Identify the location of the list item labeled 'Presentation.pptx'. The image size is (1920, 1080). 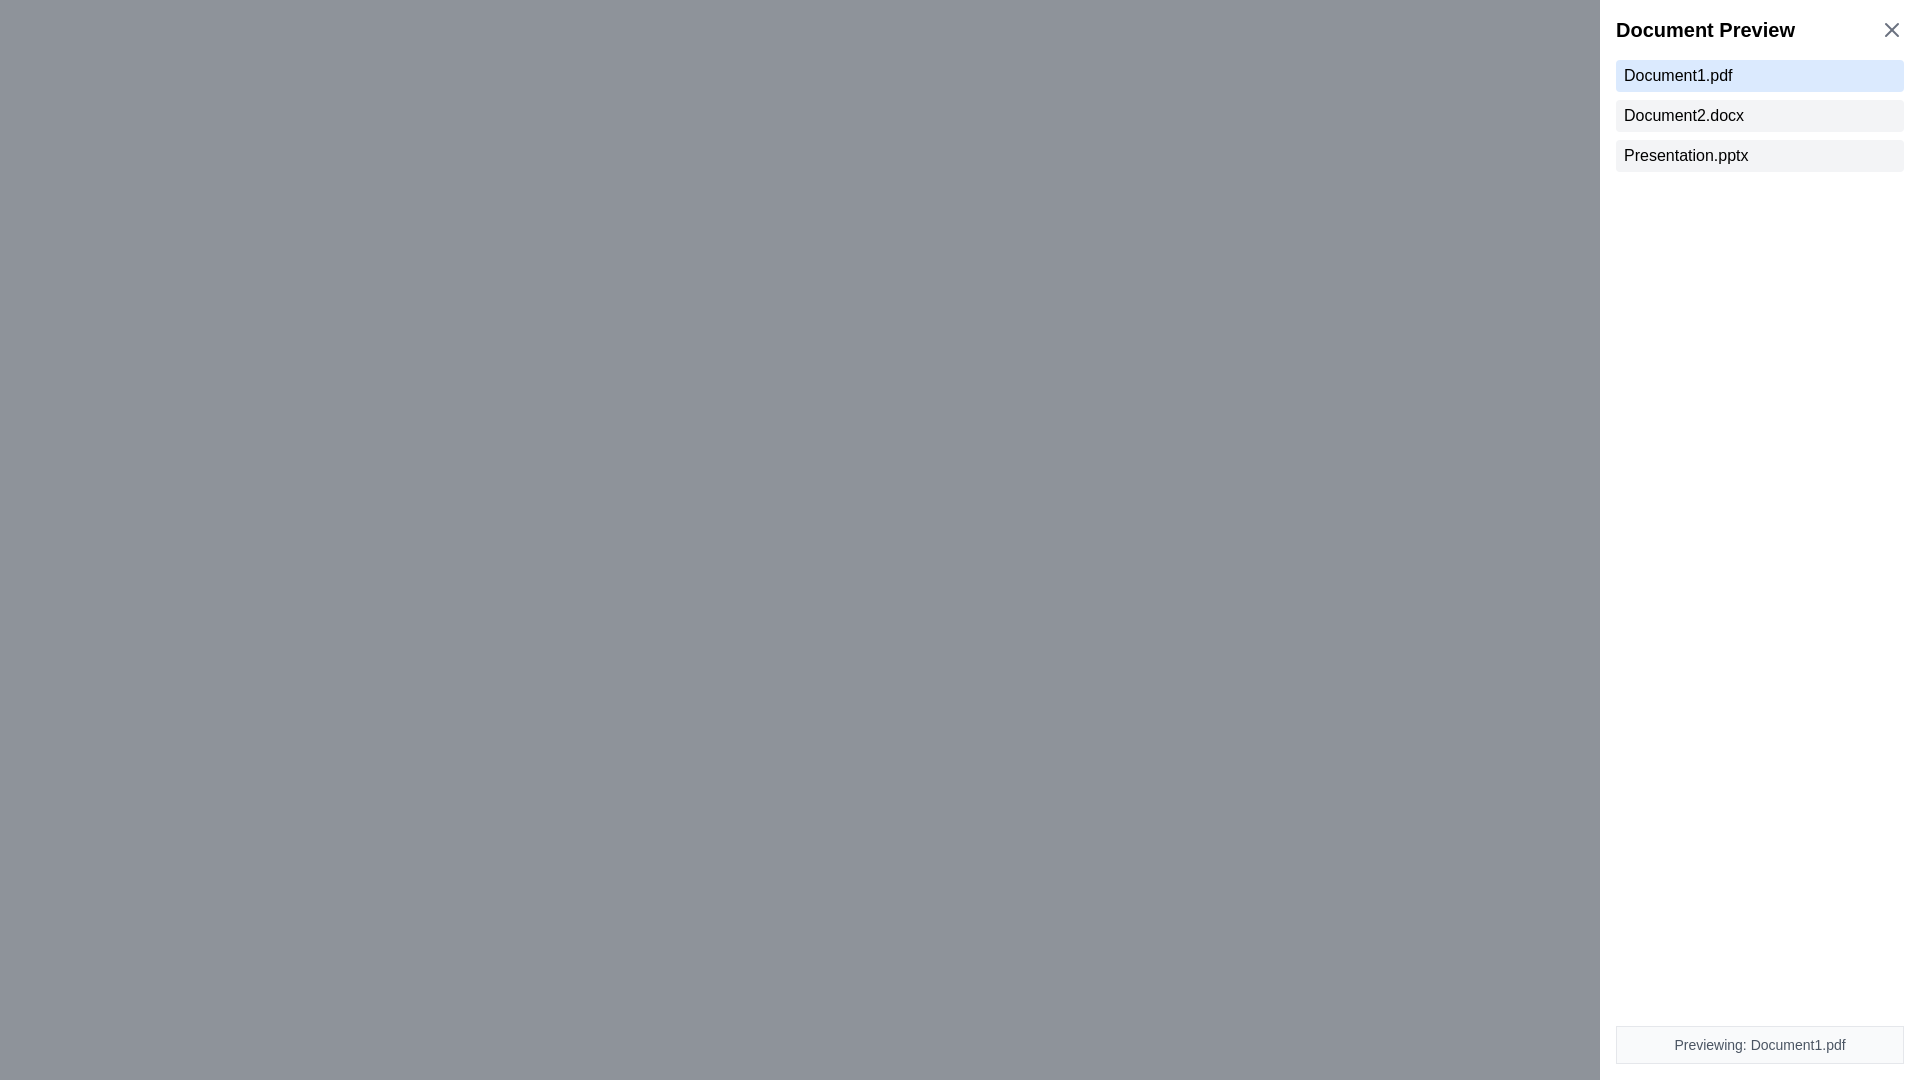
(1760, 154).